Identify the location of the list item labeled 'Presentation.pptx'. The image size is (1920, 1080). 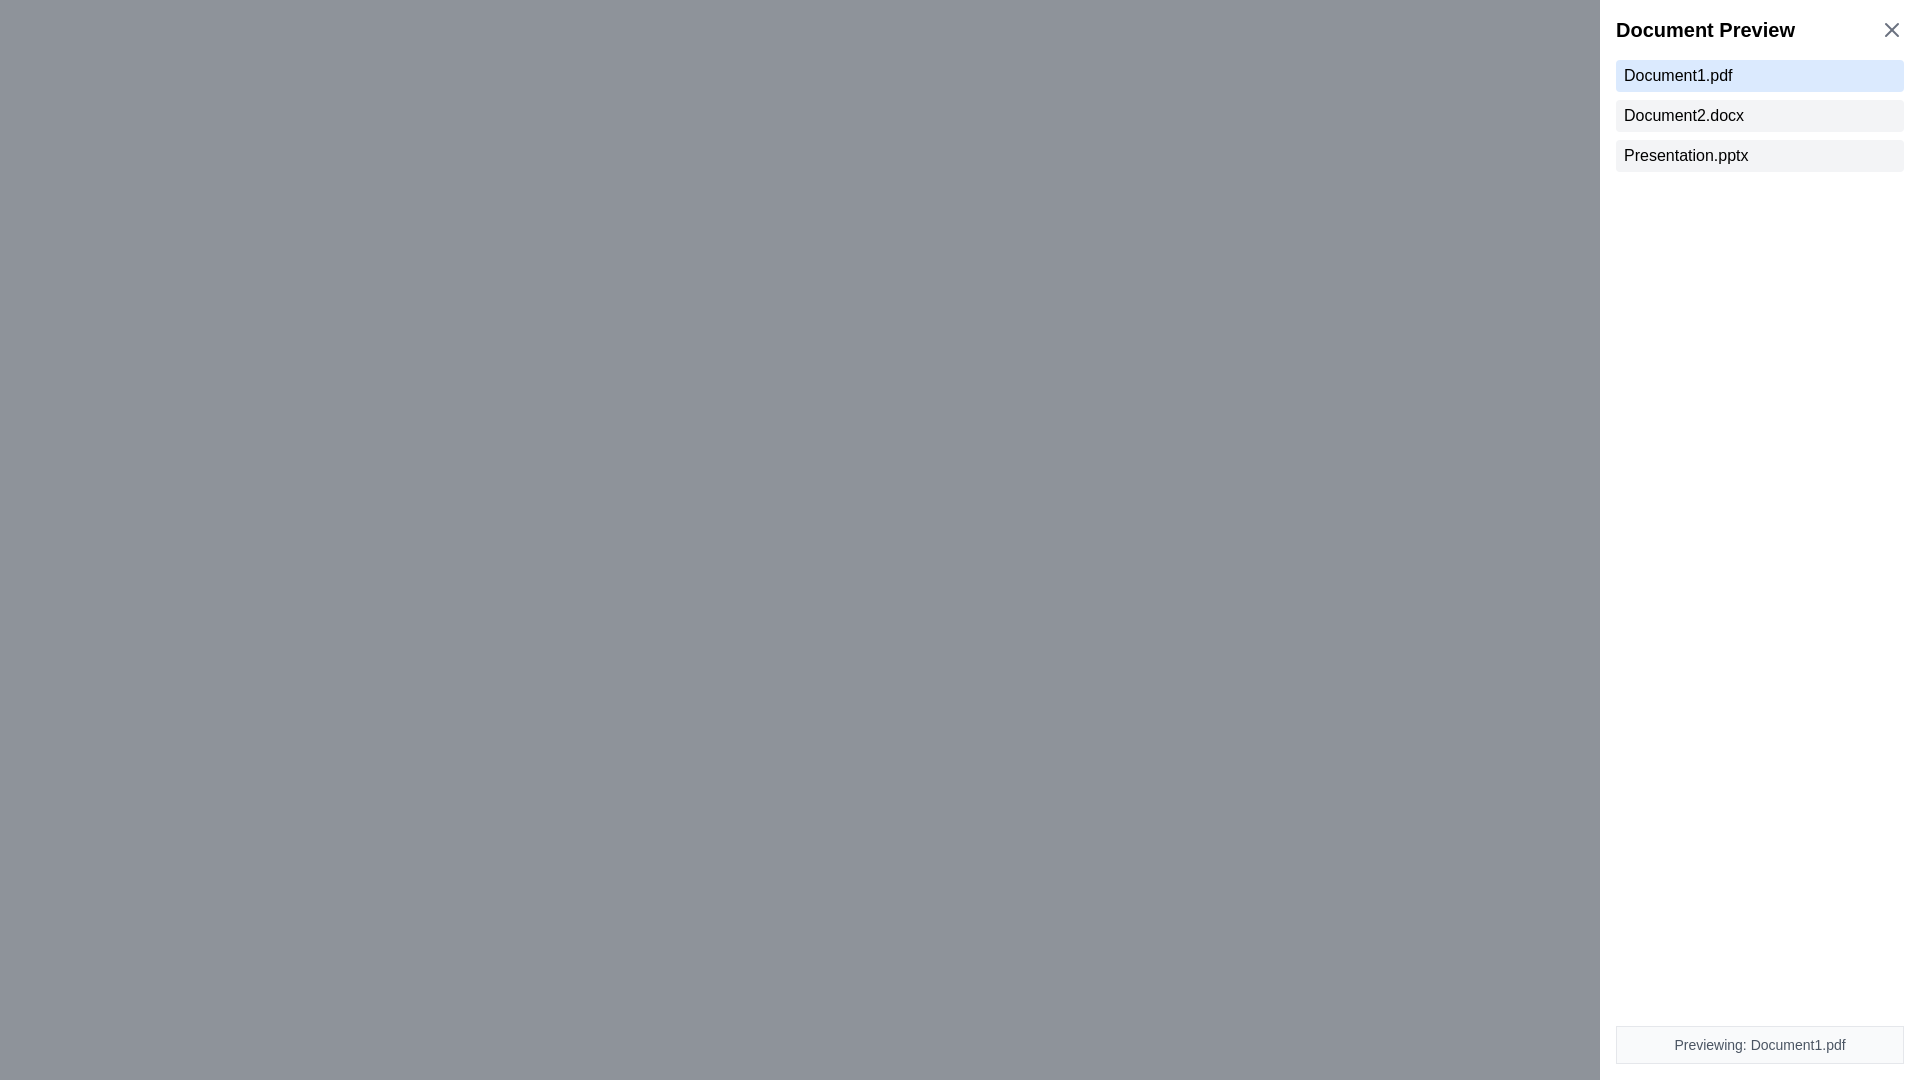
(1760, 154).